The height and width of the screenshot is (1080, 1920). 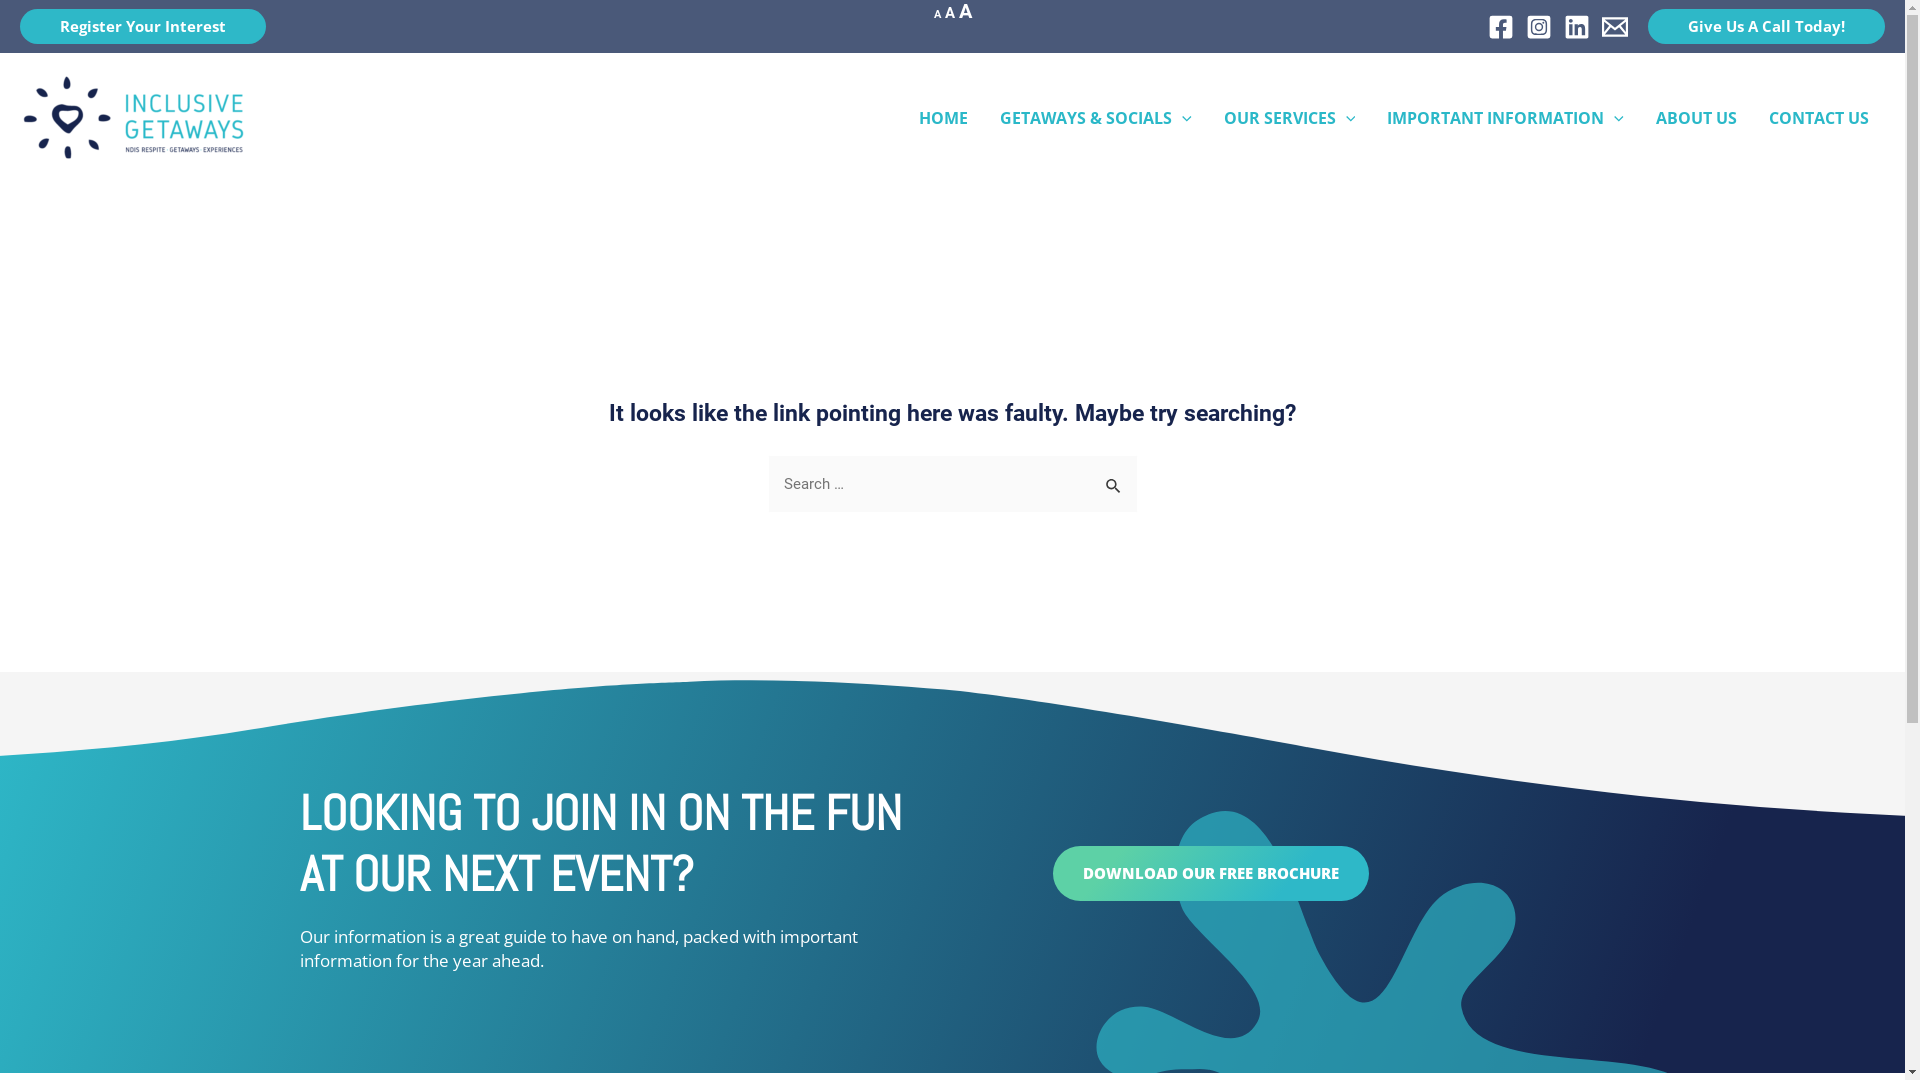 I want to click on 'A, so click(x=957, y=11).